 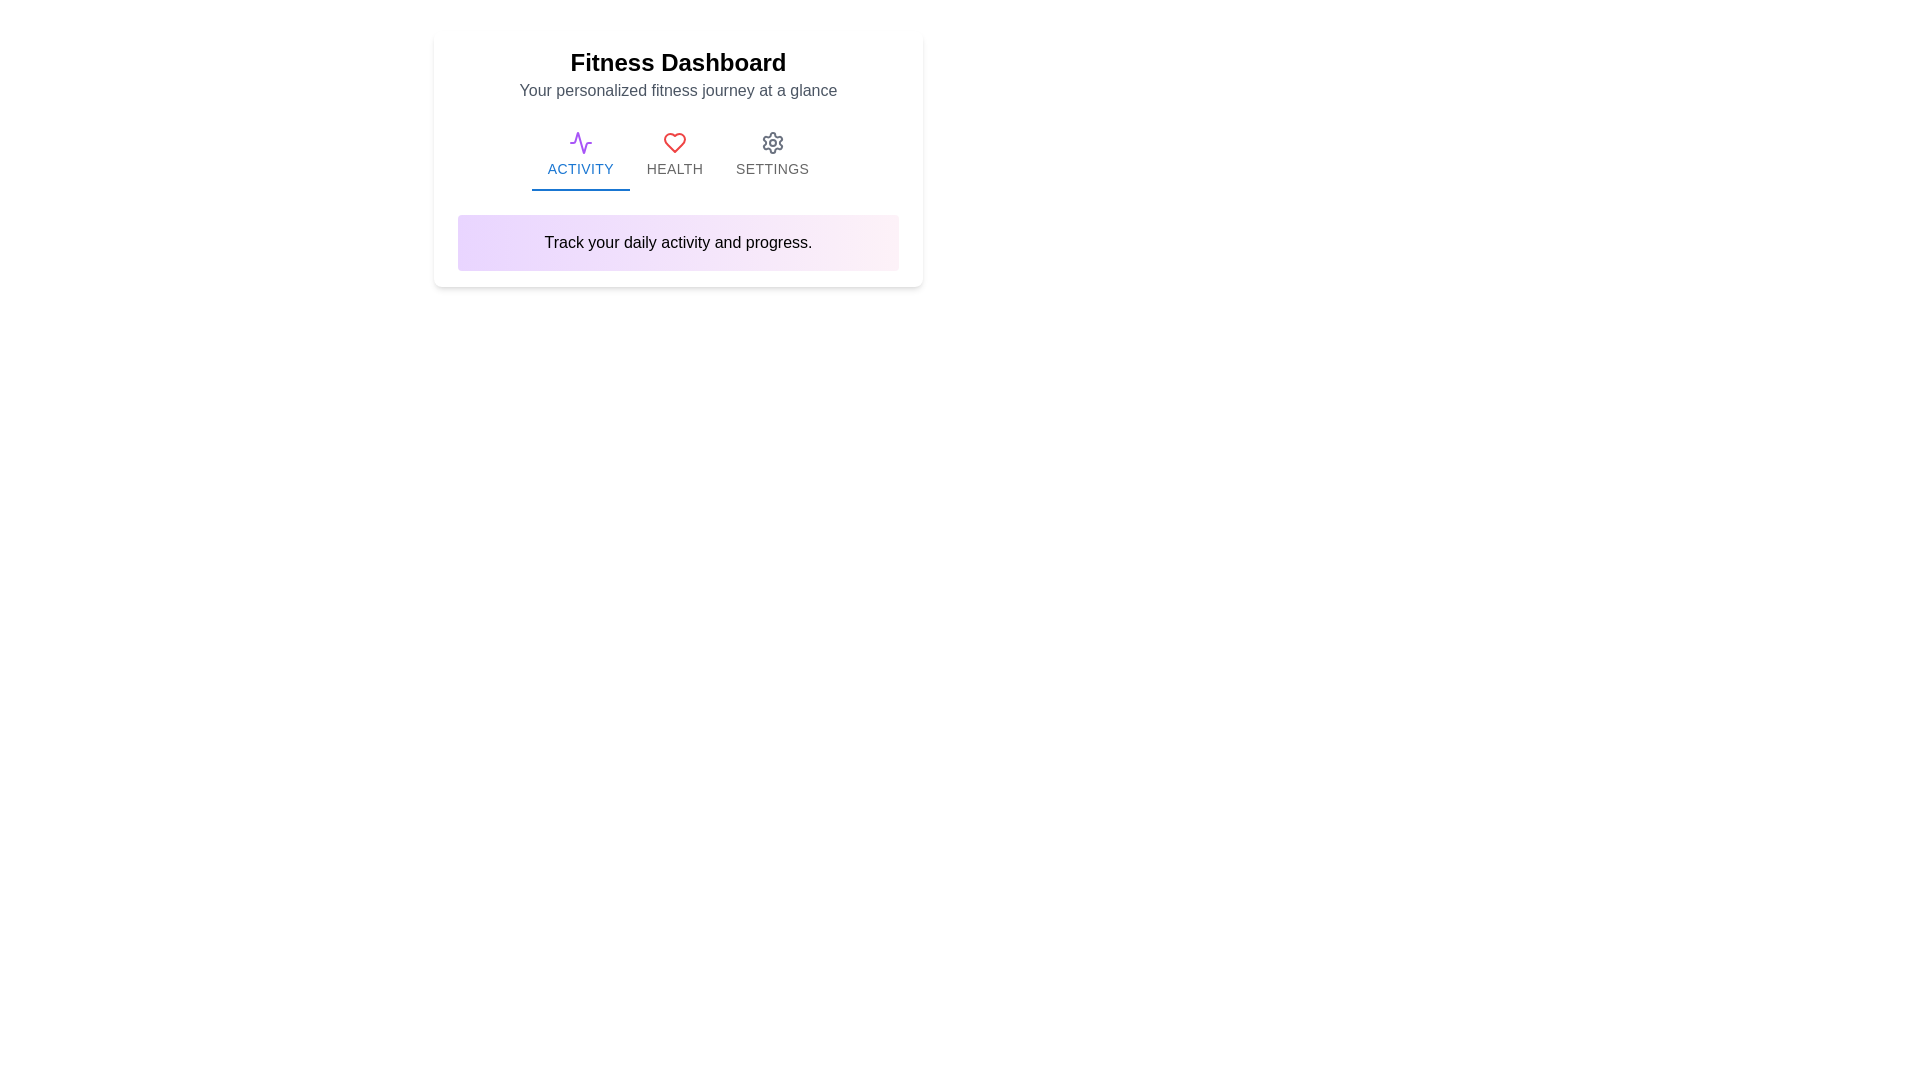 I want to click on the gear-like settings icon located, so click(x=771, y=142).